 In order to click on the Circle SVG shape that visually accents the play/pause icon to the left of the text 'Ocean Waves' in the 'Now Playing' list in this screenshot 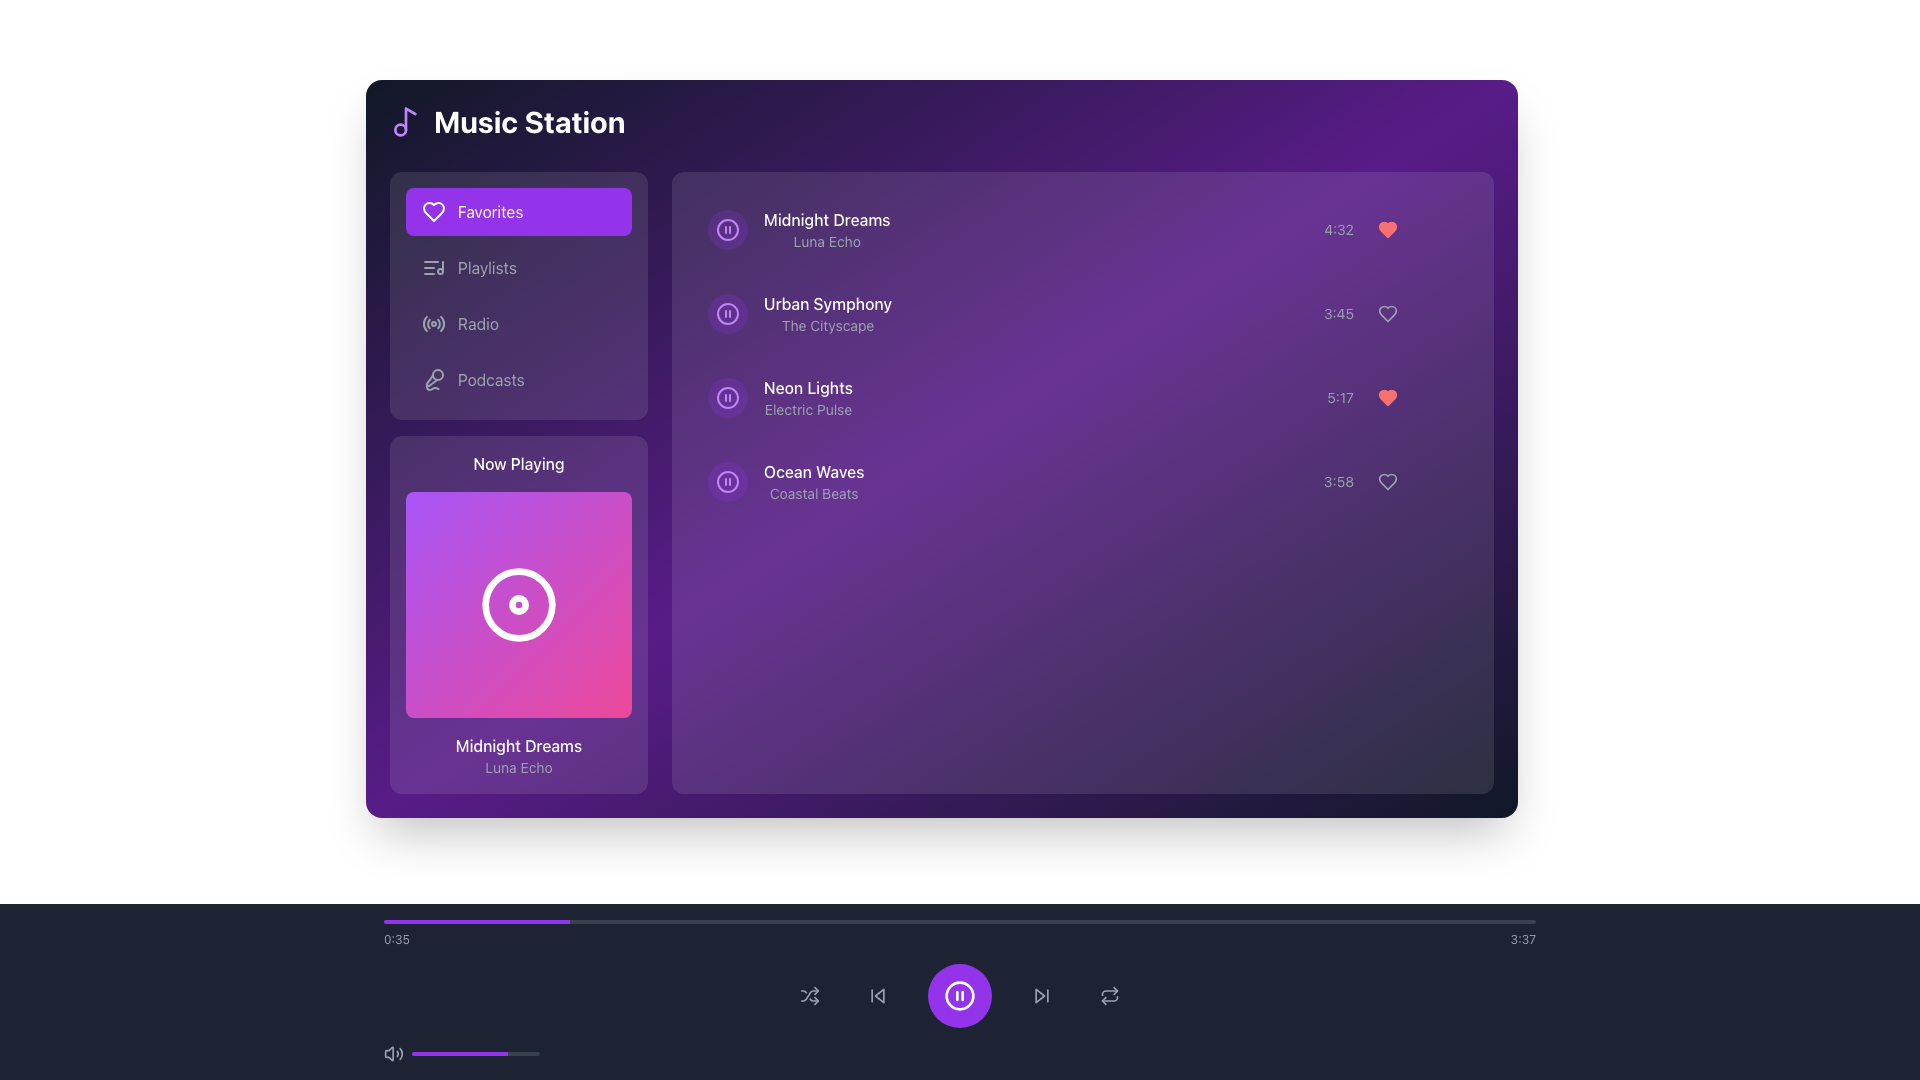, I will do `click(727, 482)`.